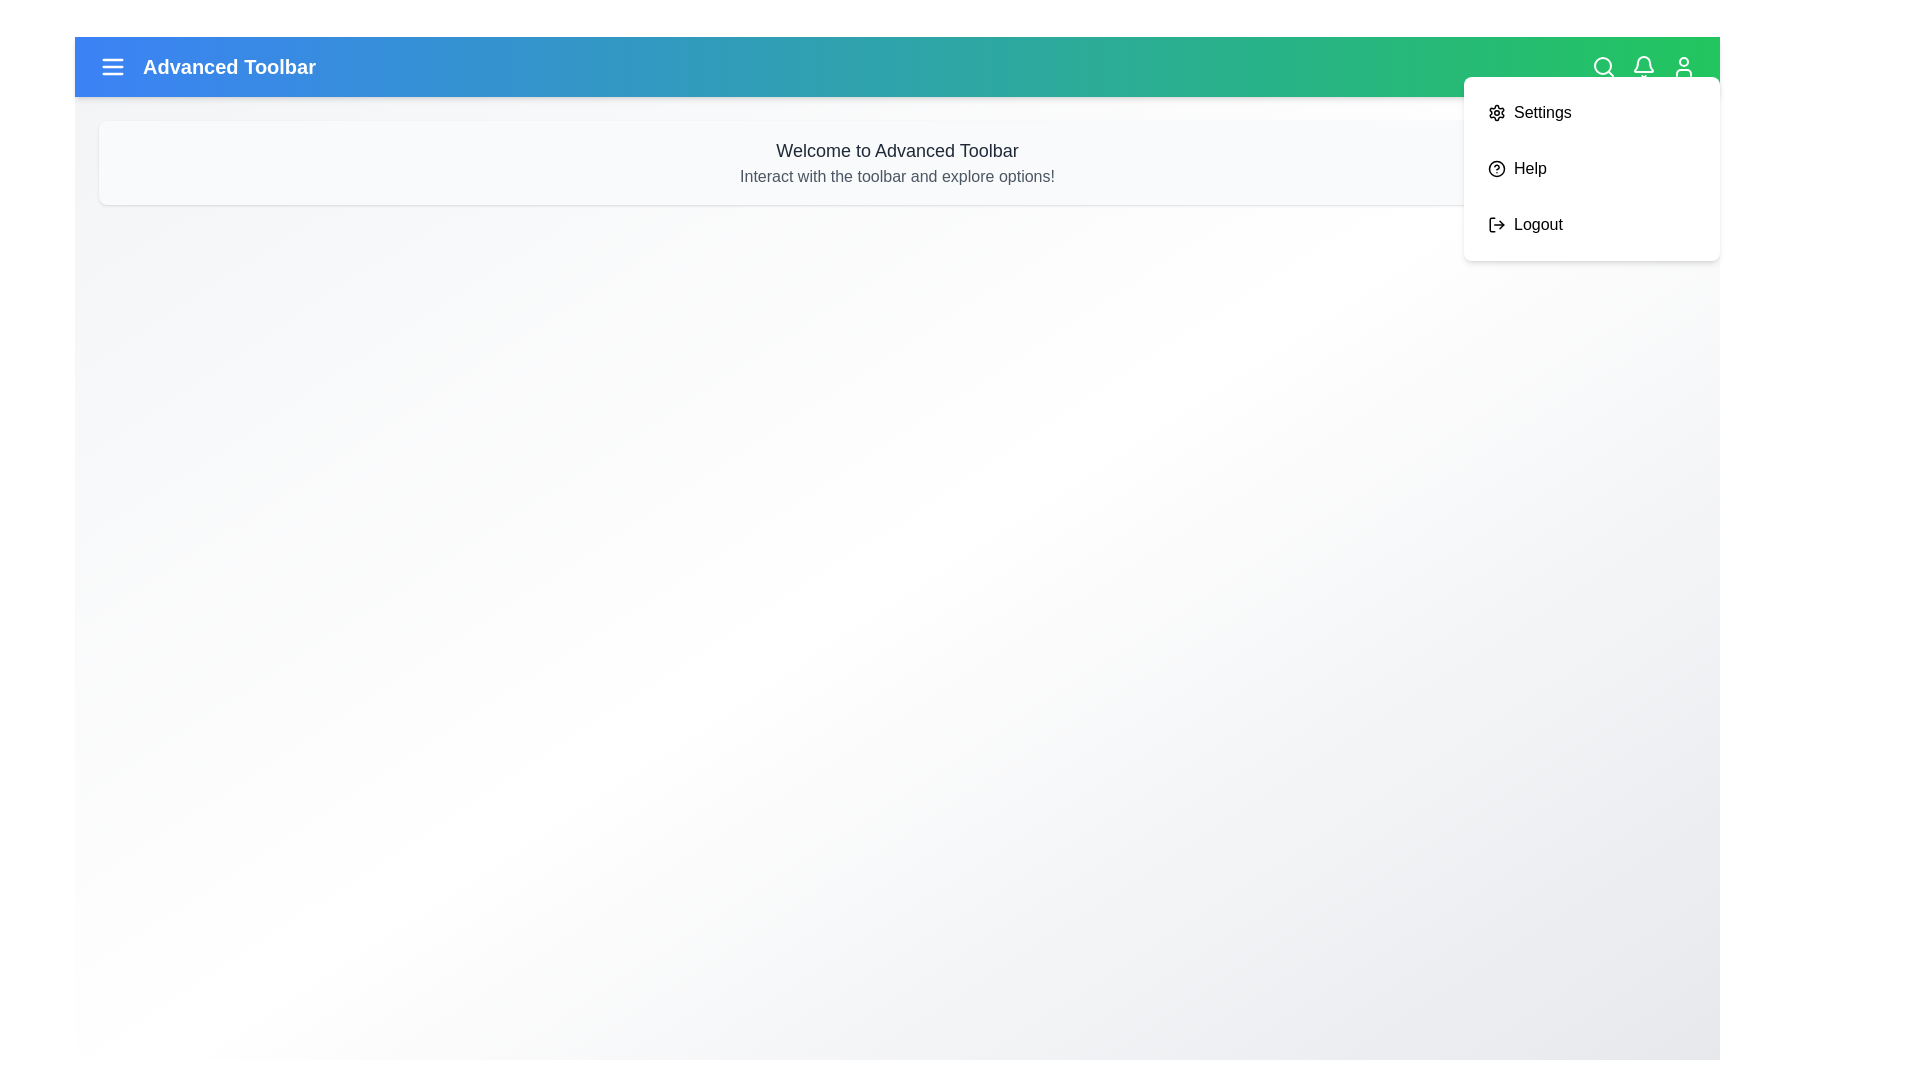  I want to click on the 'Logout' option in the menu, so click(1536, 224).